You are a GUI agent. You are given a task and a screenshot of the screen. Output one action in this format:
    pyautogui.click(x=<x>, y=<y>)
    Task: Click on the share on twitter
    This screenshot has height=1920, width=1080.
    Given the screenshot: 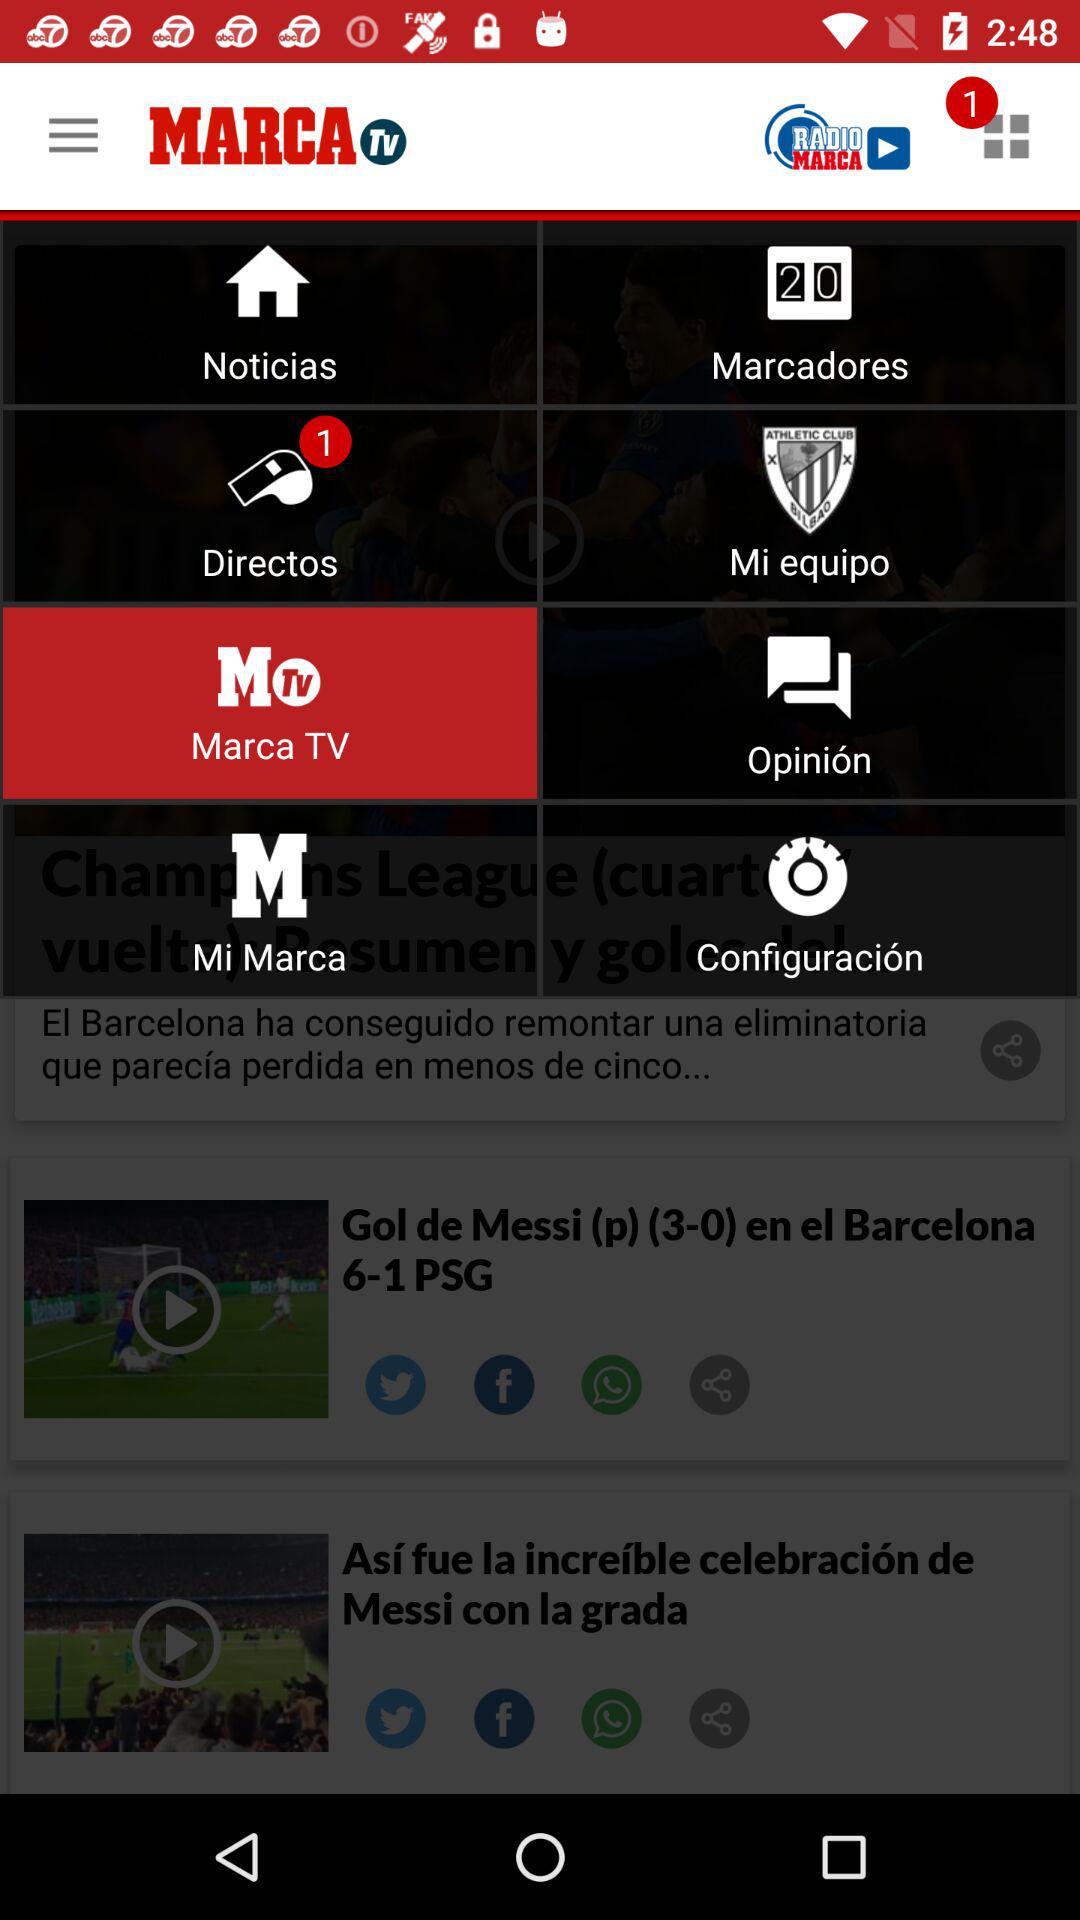 What is the action you would take?
    pyautogui.click(x=396, y=1717)
    